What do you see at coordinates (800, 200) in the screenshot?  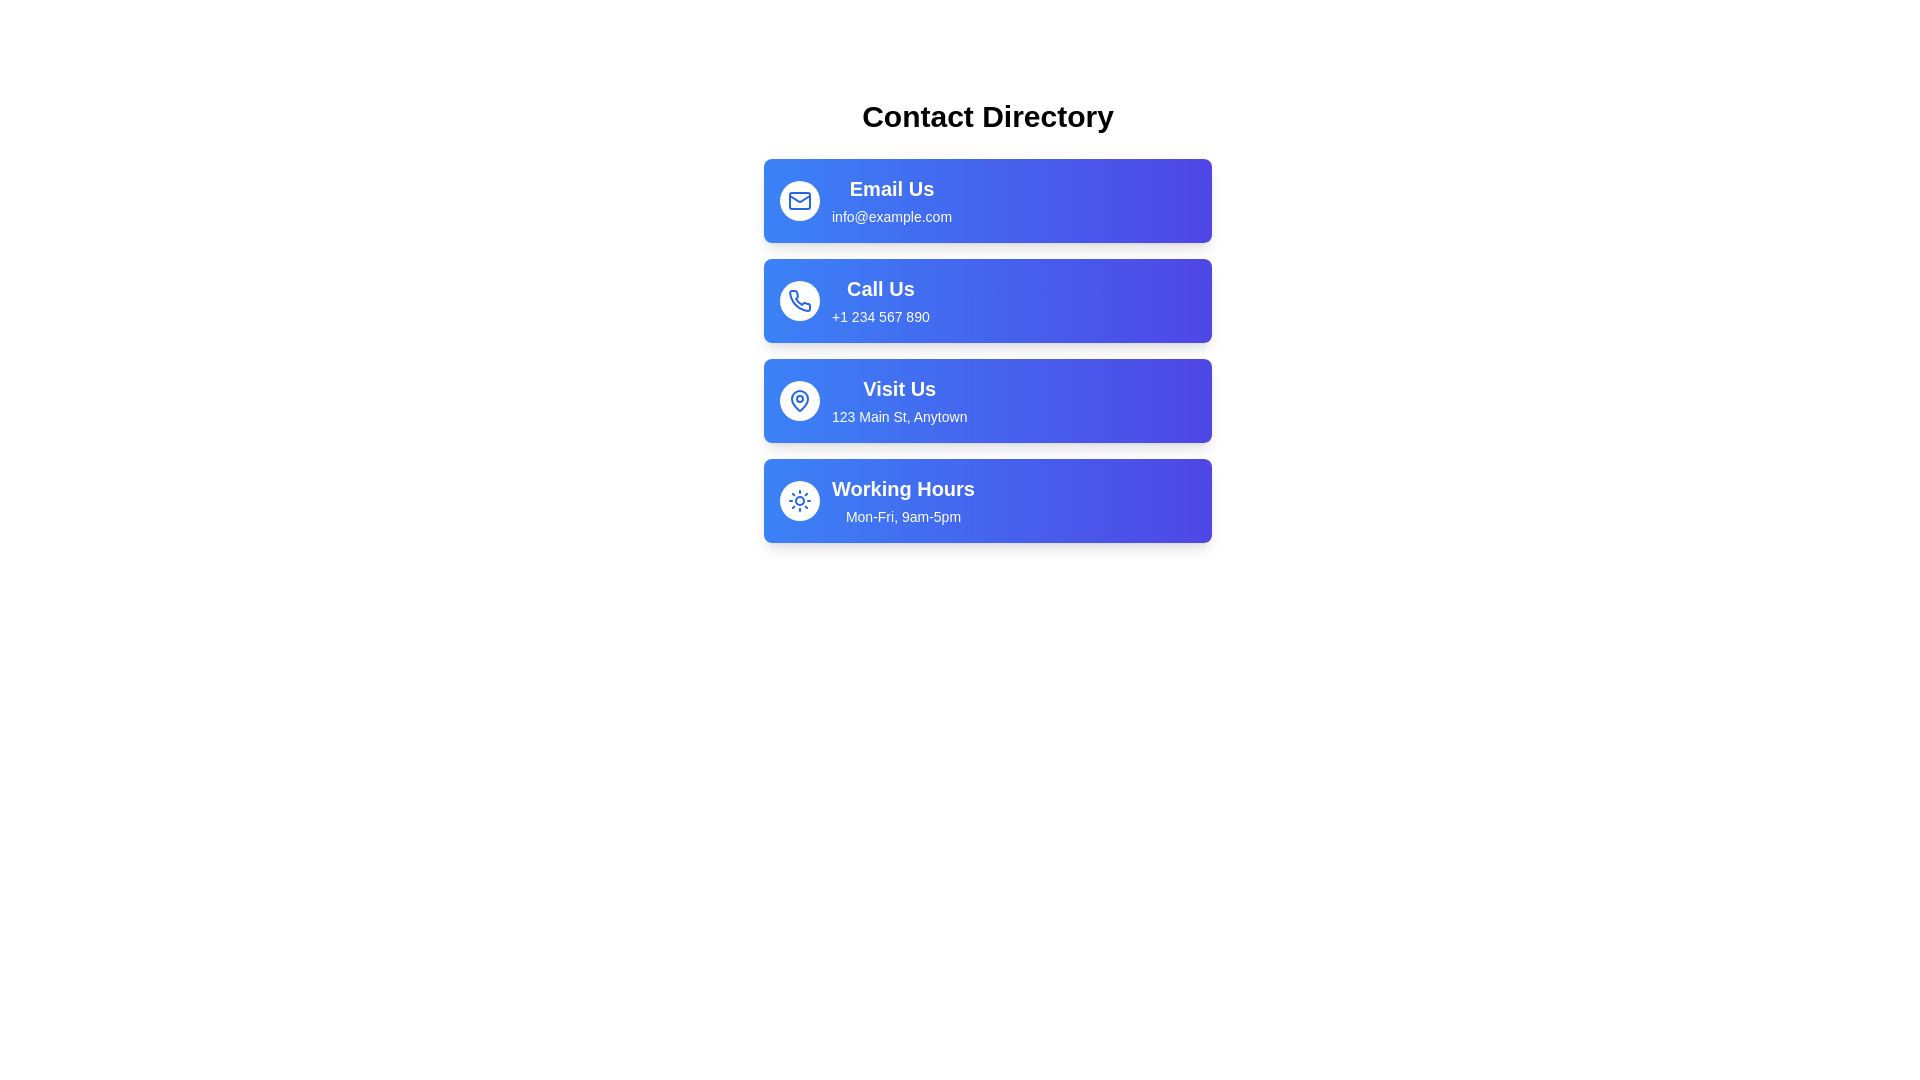 I see `the mail icon with a blue square border and a white envelope, located to the left of 'Email Us' and 'info@example.com' in the first card of the contact options list` at bounding box center [800, 200].